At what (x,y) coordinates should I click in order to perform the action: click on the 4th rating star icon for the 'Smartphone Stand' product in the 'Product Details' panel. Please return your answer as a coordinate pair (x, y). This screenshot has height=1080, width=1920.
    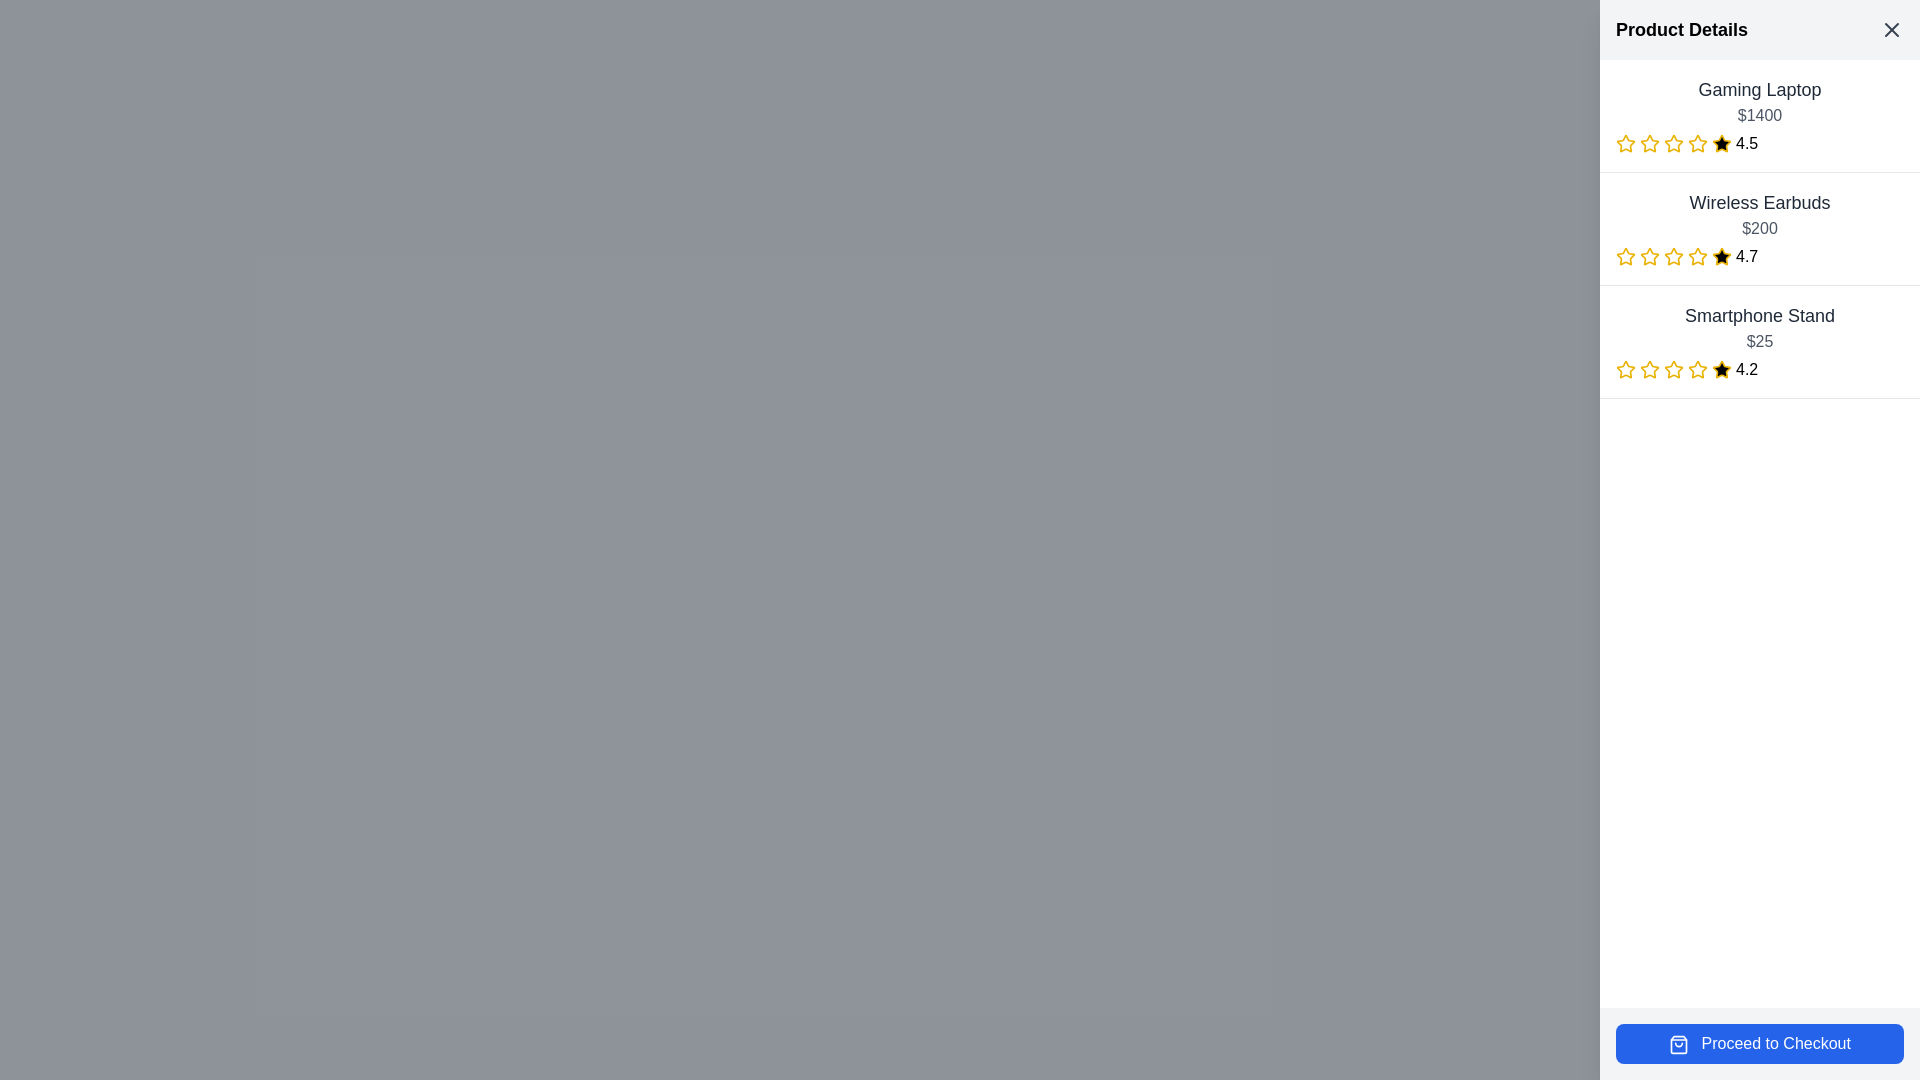
    Looking at the image, I should click on (1721, 370).